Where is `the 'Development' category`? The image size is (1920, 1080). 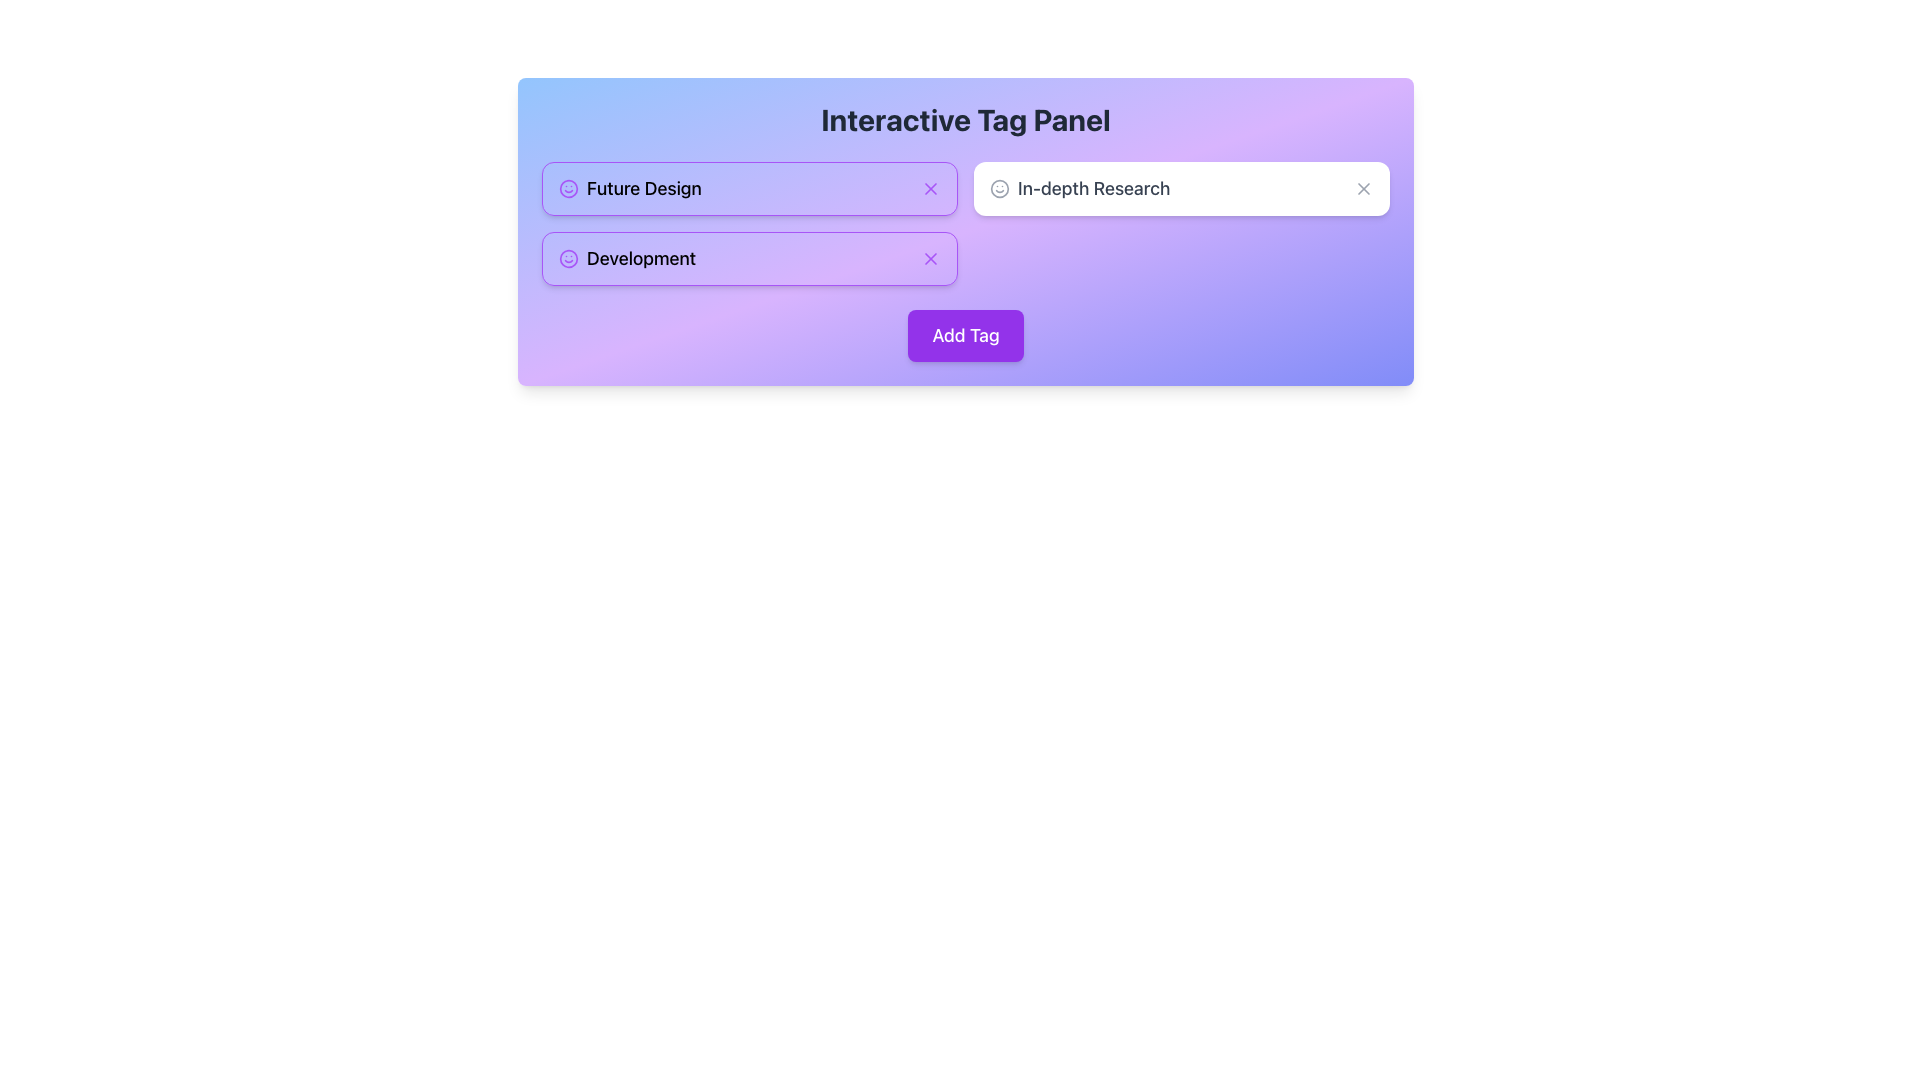
the 'Development' category is located at coordinates (641, 257).